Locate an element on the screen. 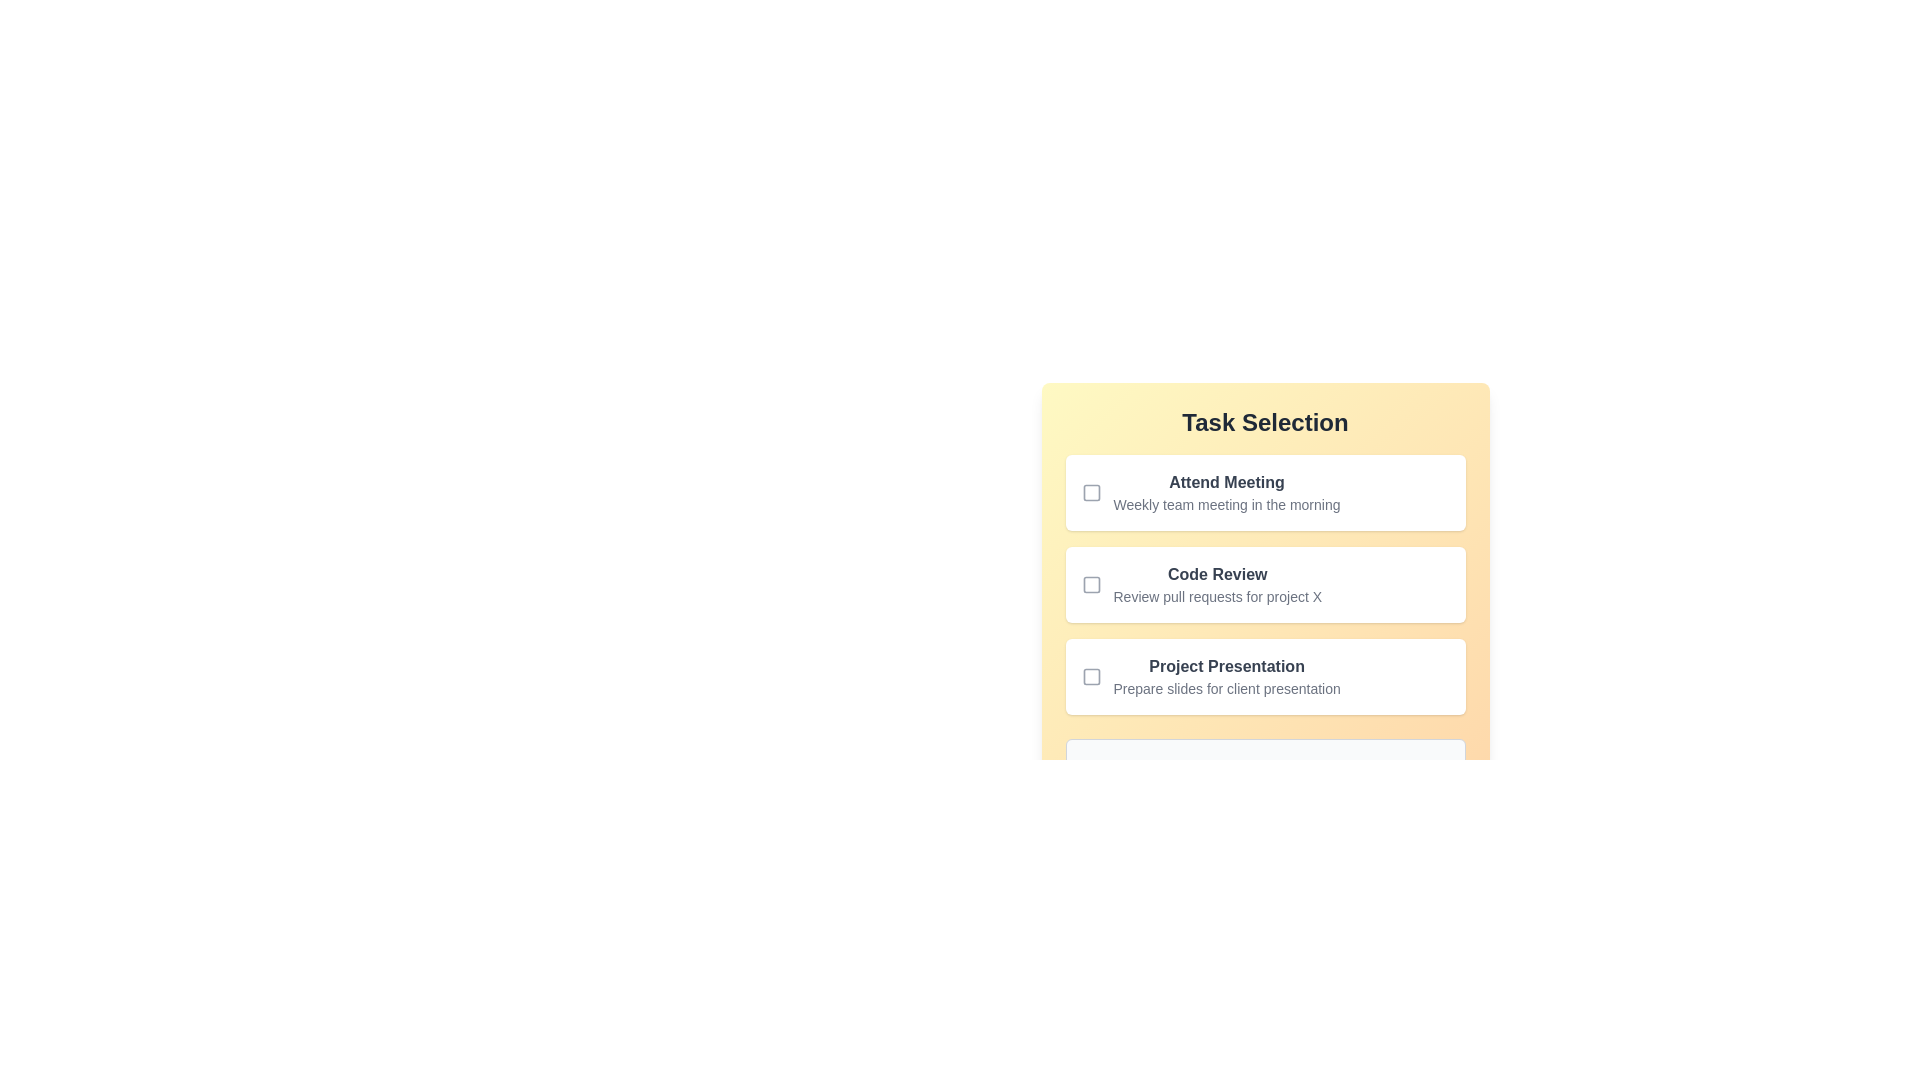 The image size is (1920, 1080). the 'Project Presentation' text label element, which is the title of the third list item in the task selection interface, positioned between 'Code Review' and 'Prepare slides for client presentation' is located at coordinates (1226, 667).